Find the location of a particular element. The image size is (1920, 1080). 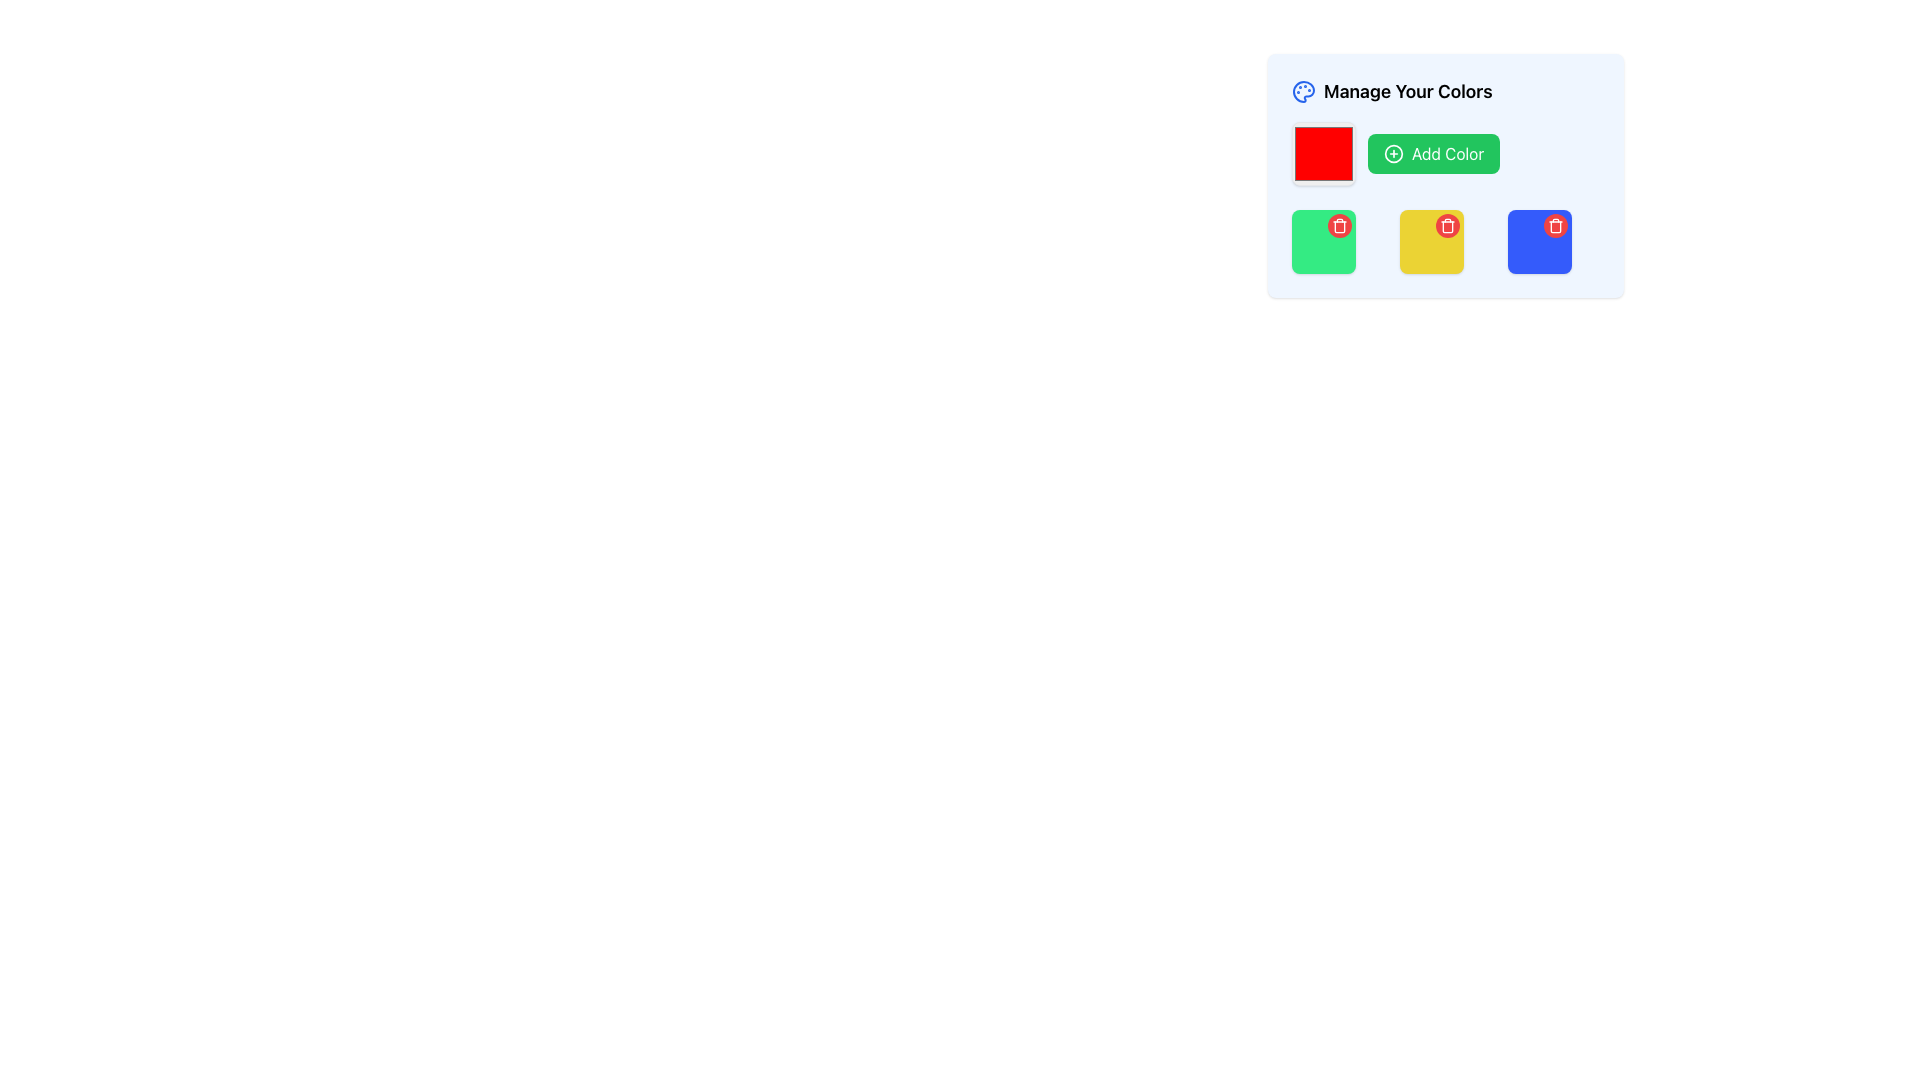

the delete button located at the top-right corner of the associated blue square item in the 'Manage Your Colors' panel is located at coordinates (1554, 225).